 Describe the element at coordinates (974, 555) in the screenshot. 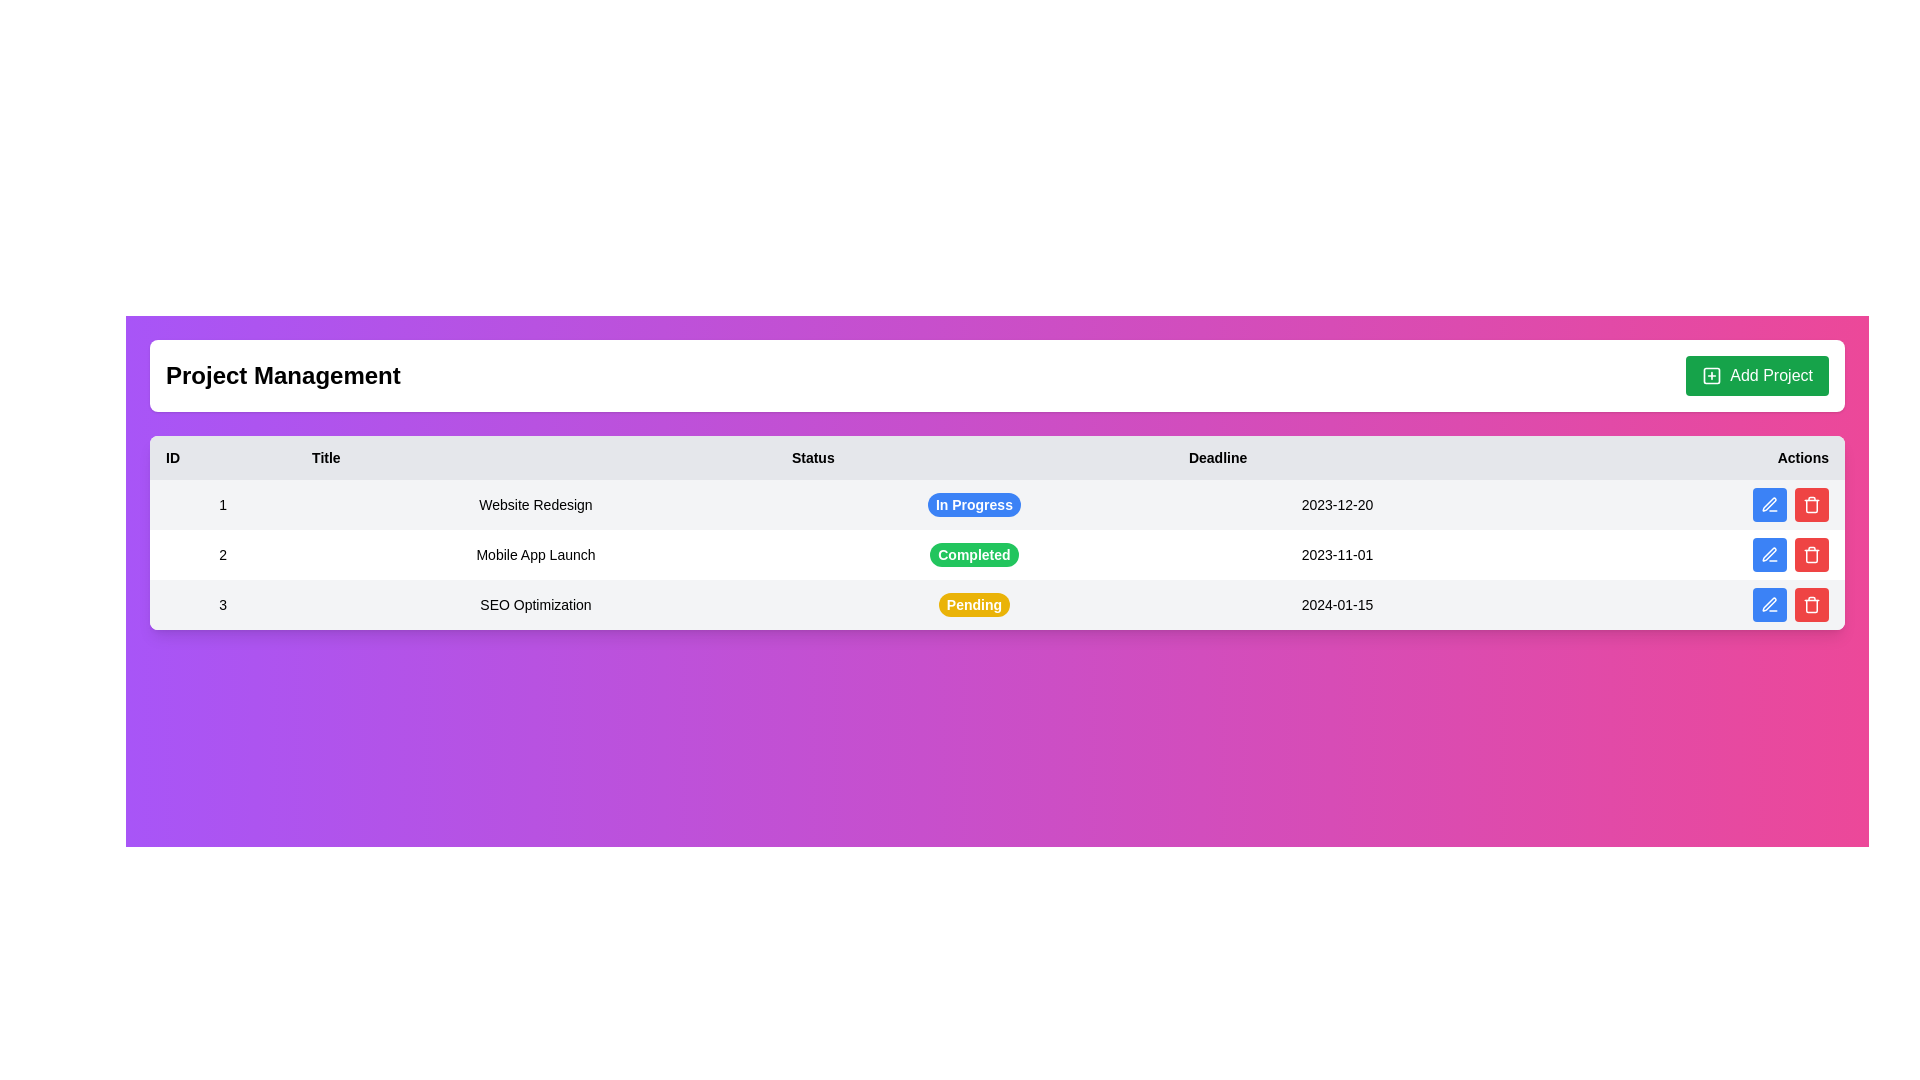

I see `text within the 'Completed' badge located in the 'Status' column of the second row, corresponding to the 'Mobile App Launch' project` at that location.